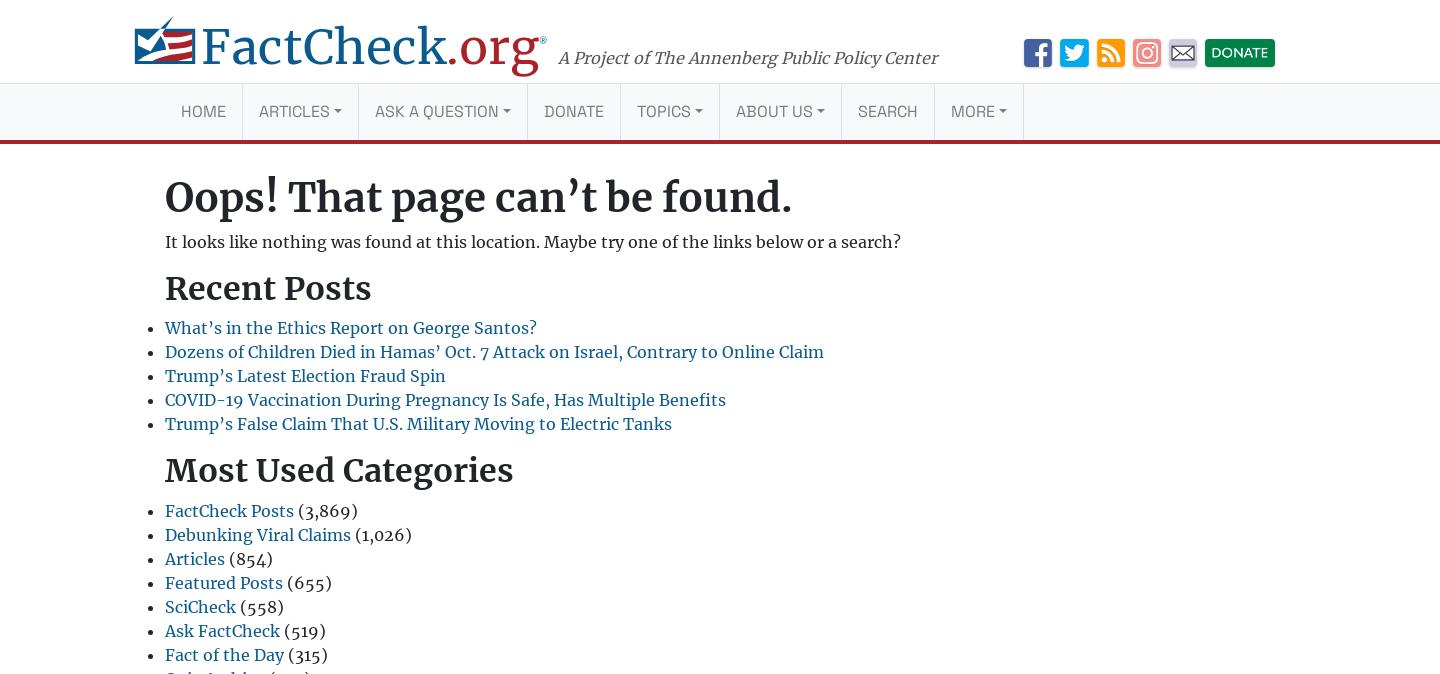 The height and width of the screenshot is (674, 1440). What do you see at coordinates (200, 605) in the screenshot?
I see `'SciCheck'` at bounding box center [200, 605].